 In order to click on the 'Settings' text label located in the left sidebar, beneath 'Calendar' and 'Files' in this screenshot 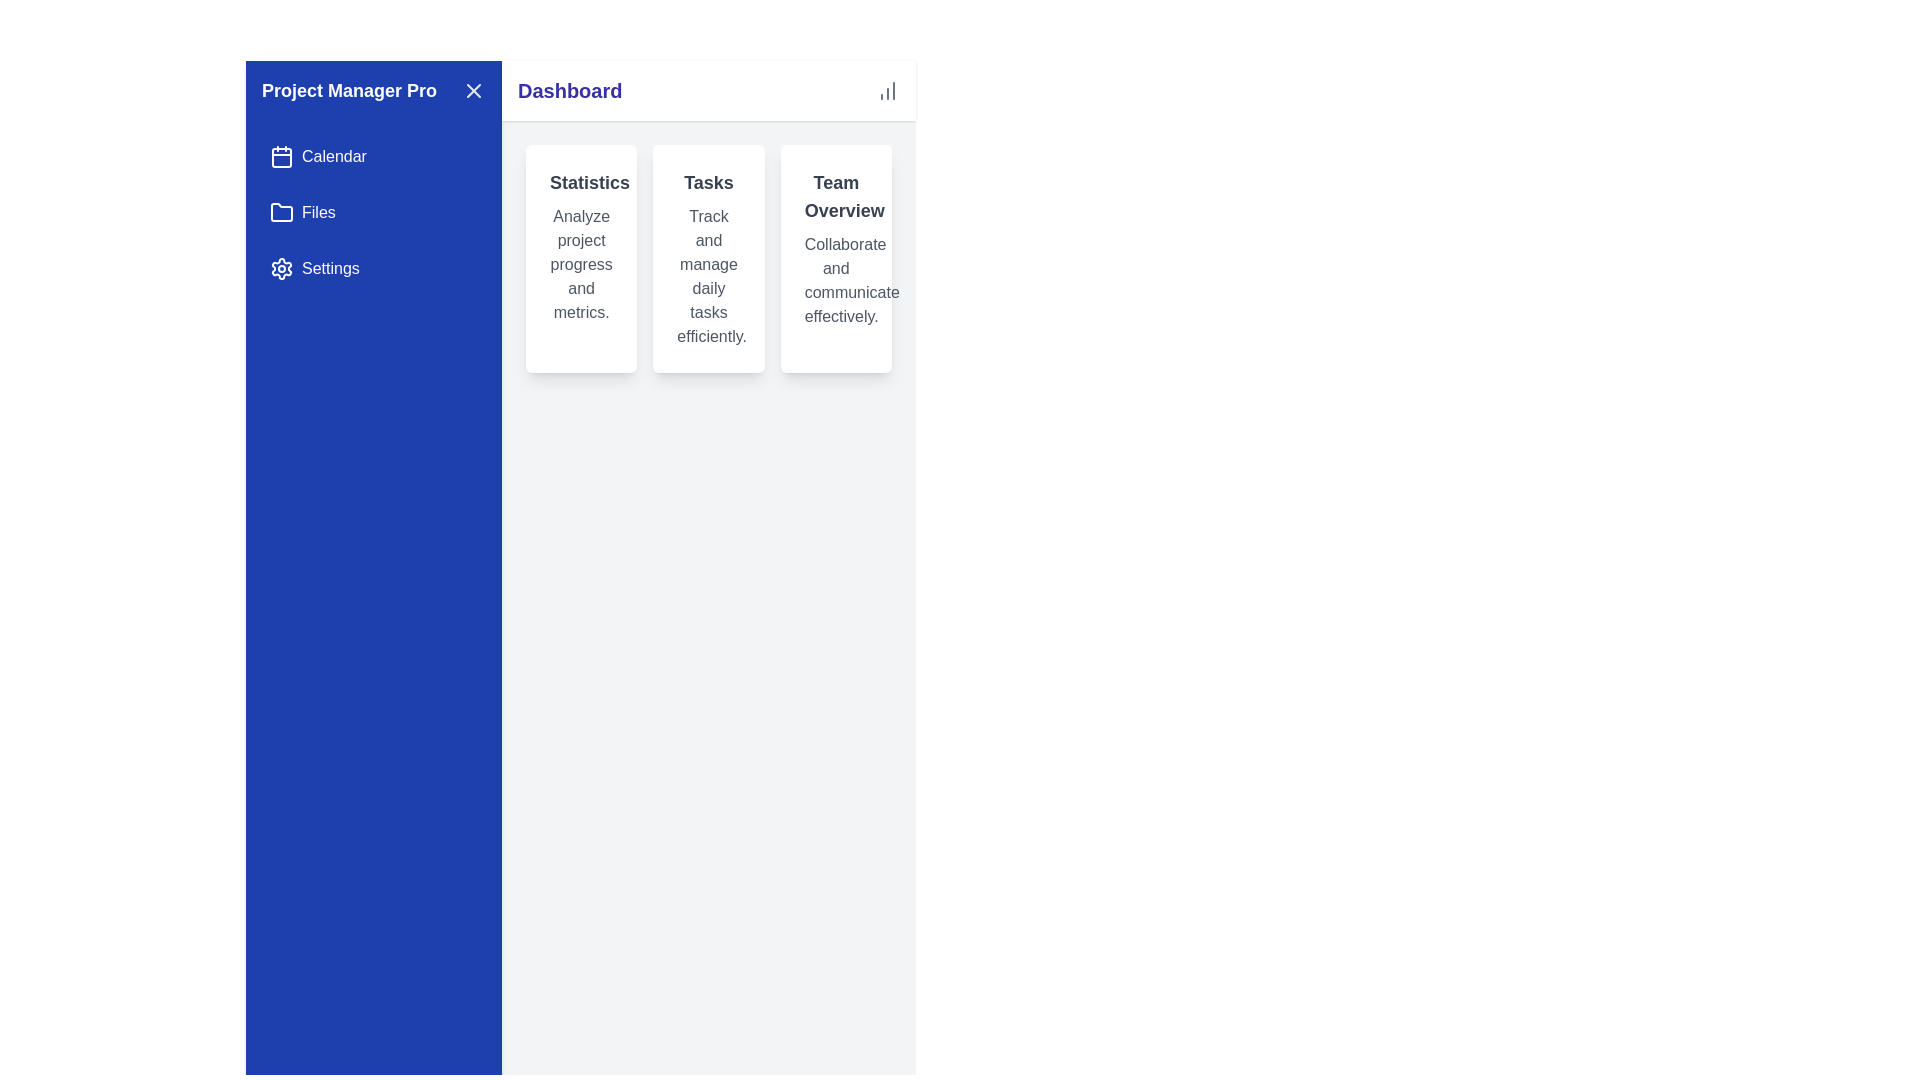, I will do `click(330, 268)`.